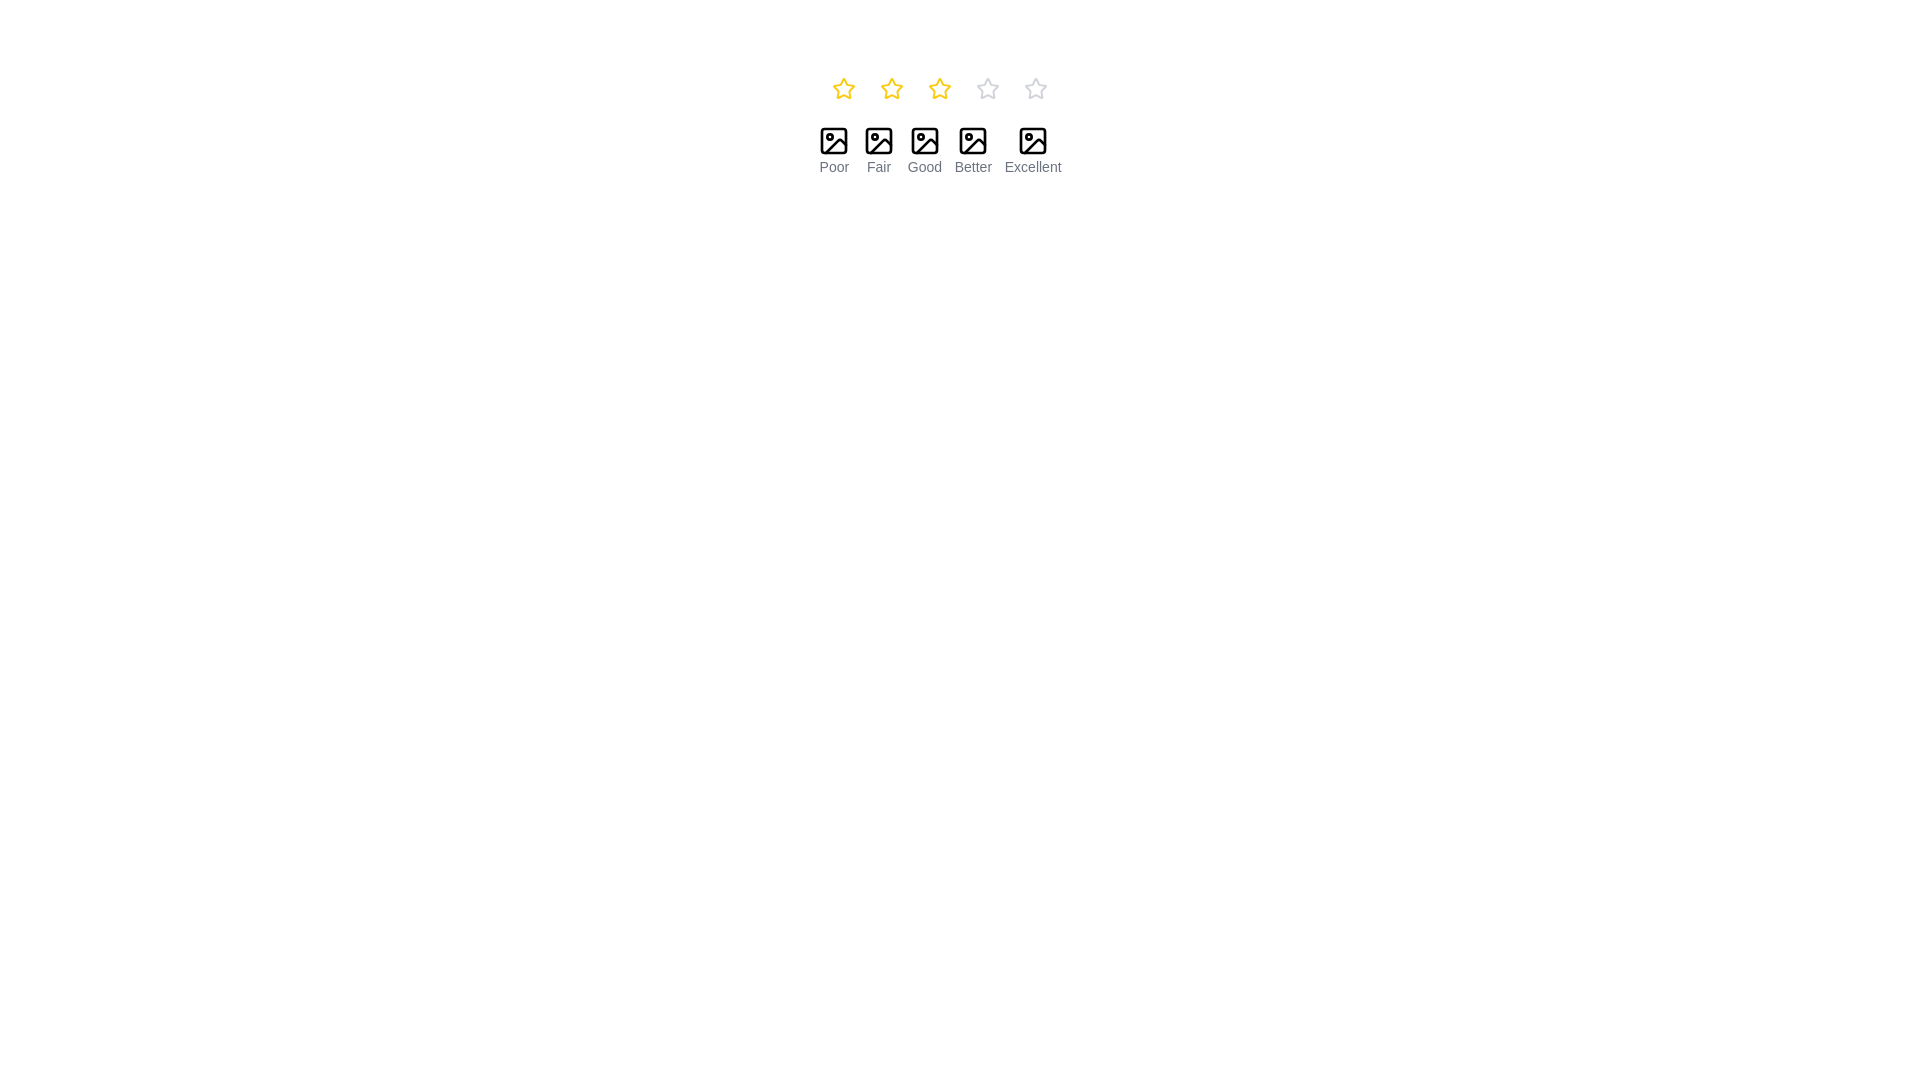  What do you see at coordinates (939, 87) in the screenshot?
I see `the third star icon in the rating system to set the rating to three out of five` at bounding box center [939, 87].